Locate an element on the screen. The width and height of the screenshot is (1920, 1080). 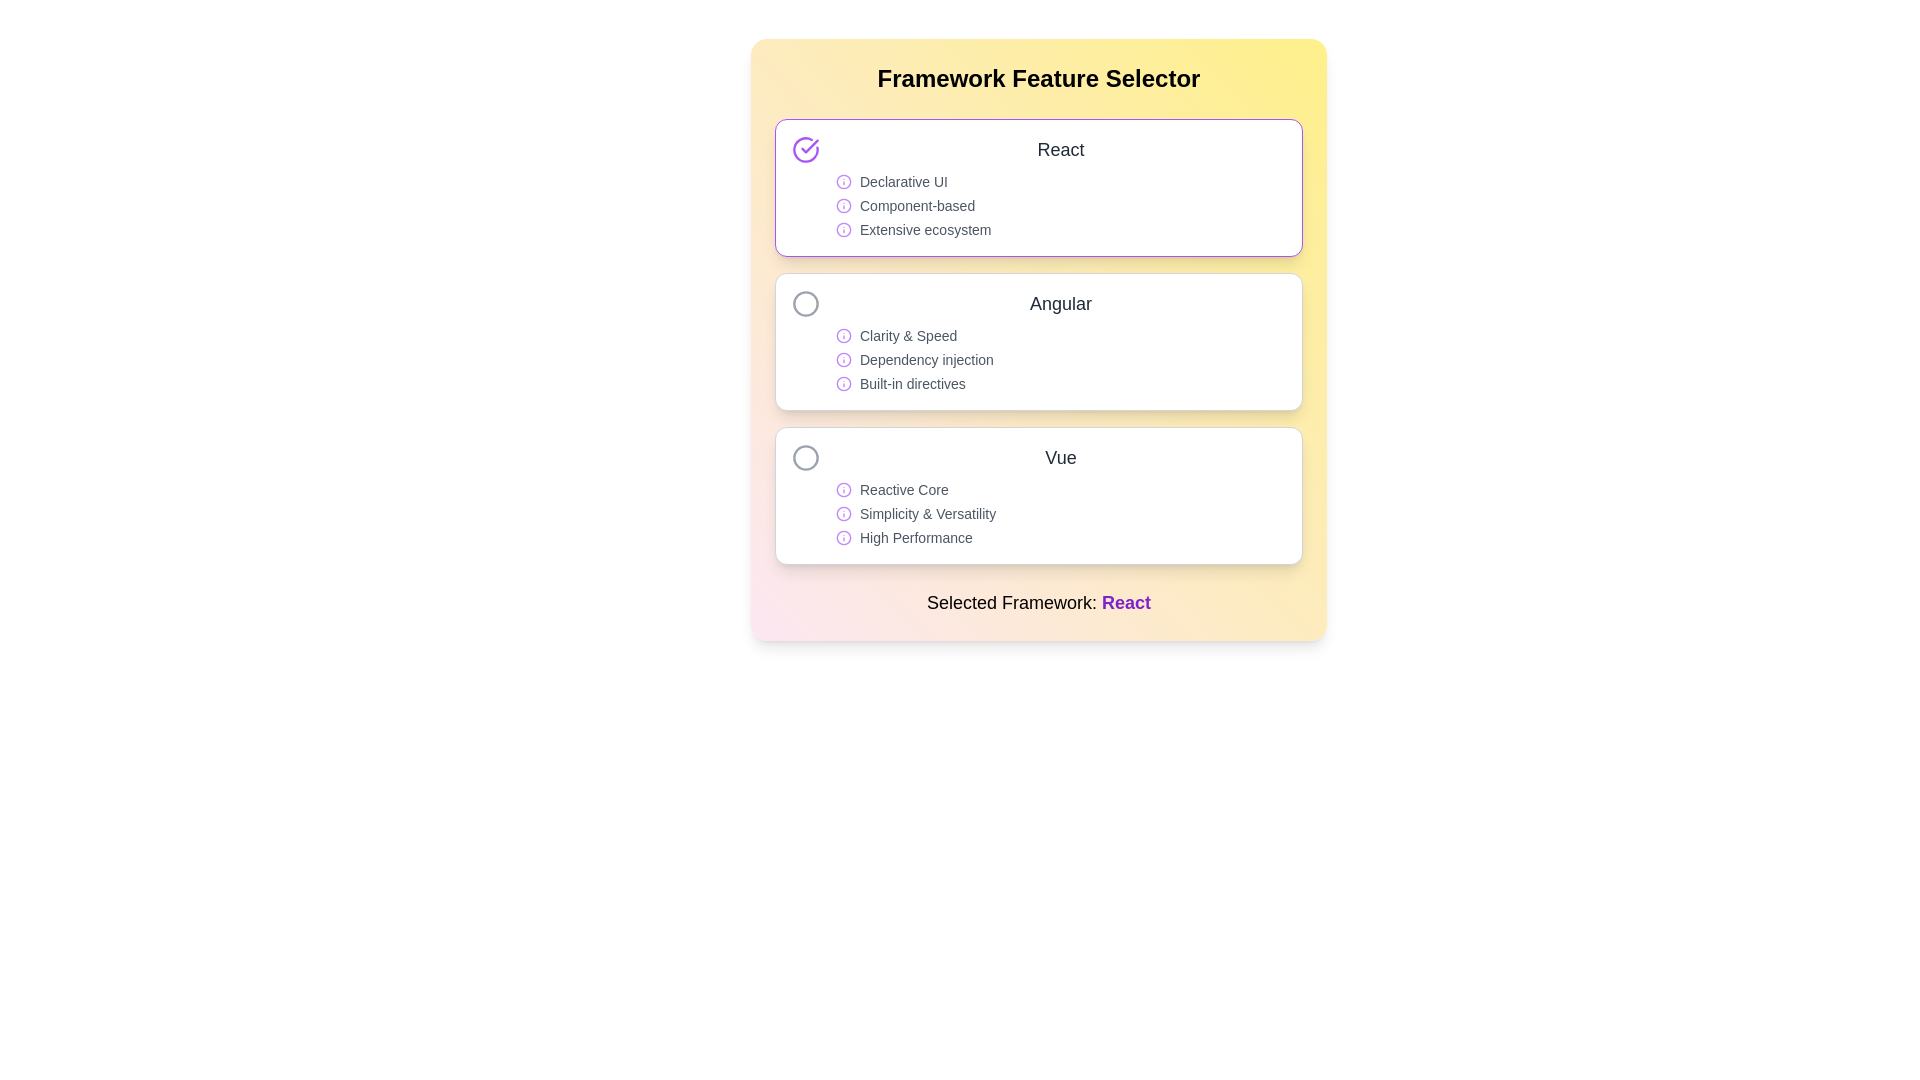
the text label displaying 'React', which is a bold title in black font on a white background, located at the top of the first option card in a vertically stacked set of three cards is located at coordinates (1059, 149).